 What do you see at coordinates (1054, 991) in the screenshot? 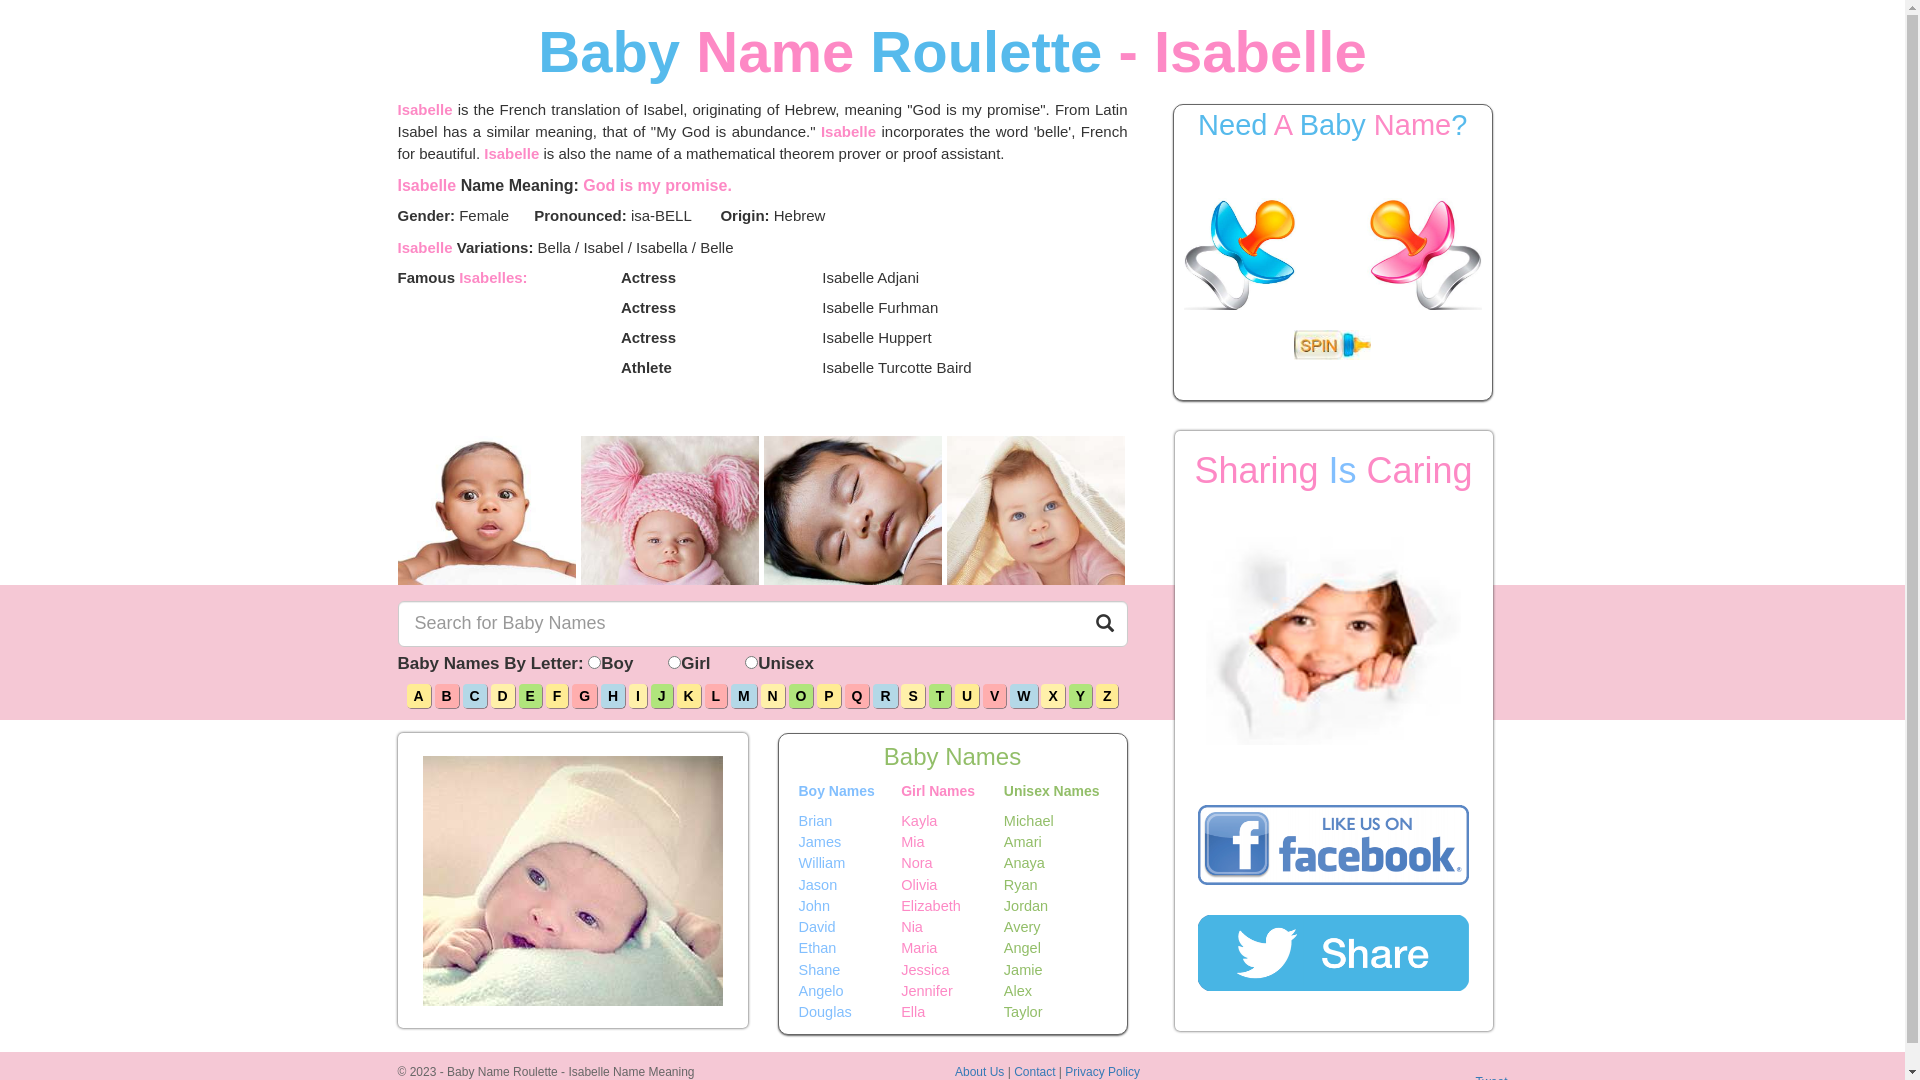
I see `'Alex'` at bounding box center [1054, 991].